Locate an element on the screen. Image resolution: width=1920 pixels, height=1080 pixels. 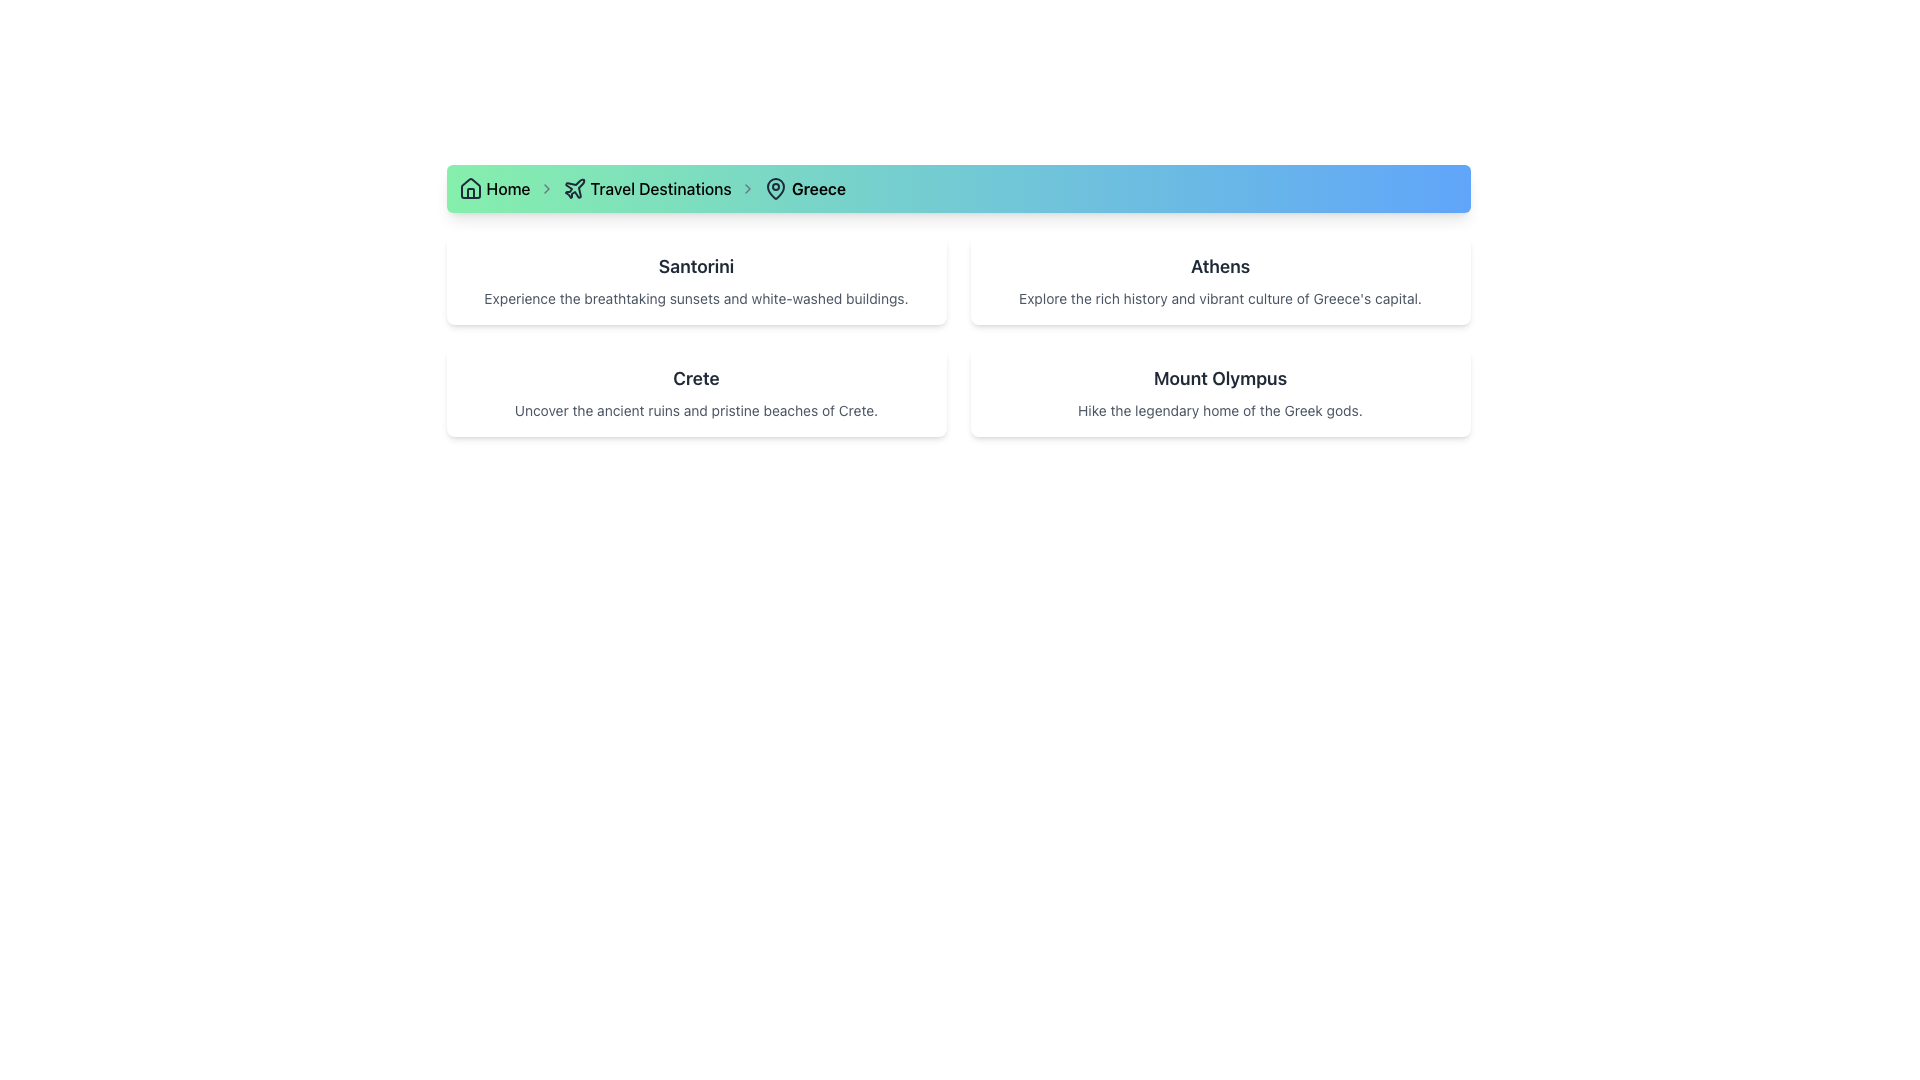
the text label displaying 'Mount Olympus', which is in bold dark gray font on a white background, located in the bottom-right card of the travel destination grid is located at coordinates (1219, 378).